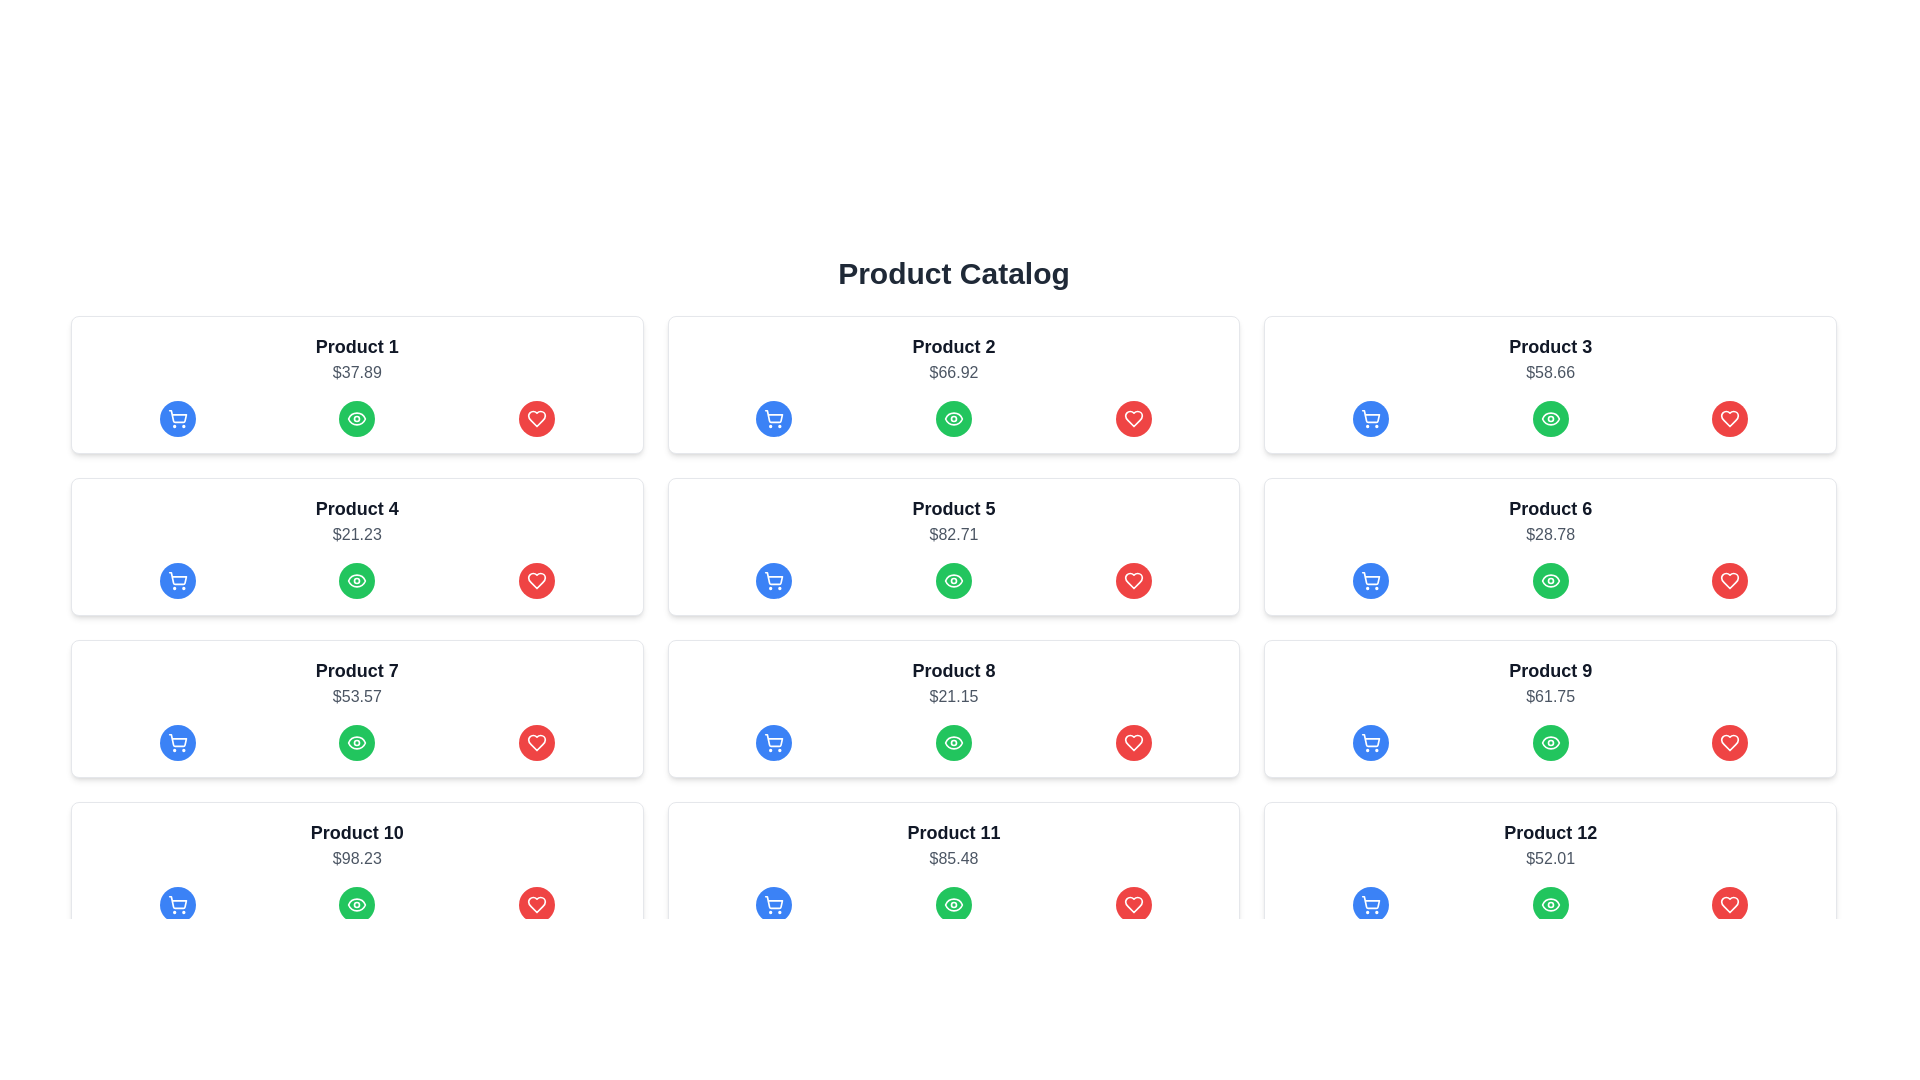 The image size is (1920, 1080). I want to click on the text label that displays the product name for 'Product 7', located at the center of the card in the third row, first column of the product catalog grid, so click(357, 671).